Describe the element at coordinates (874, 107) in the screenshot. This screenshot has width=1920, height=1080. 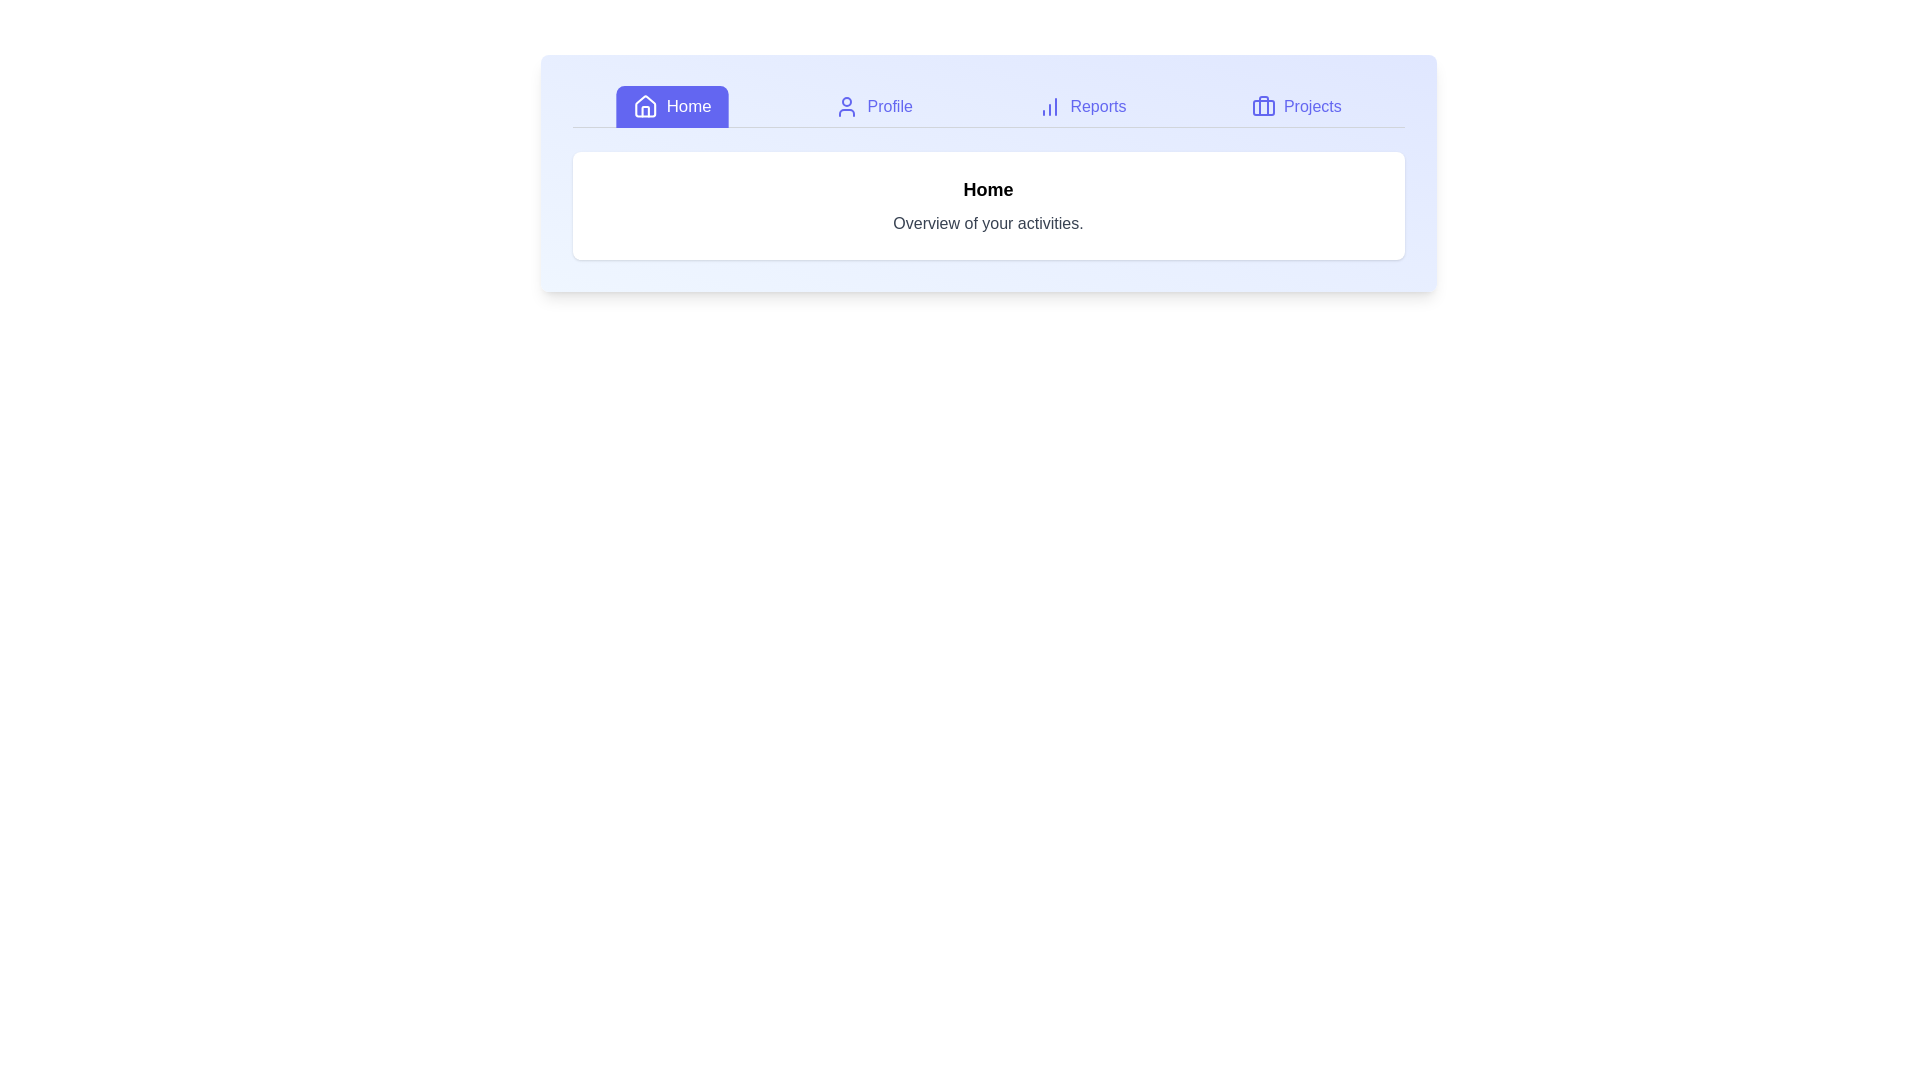
I see `the Profile tab to view its content` at that location.